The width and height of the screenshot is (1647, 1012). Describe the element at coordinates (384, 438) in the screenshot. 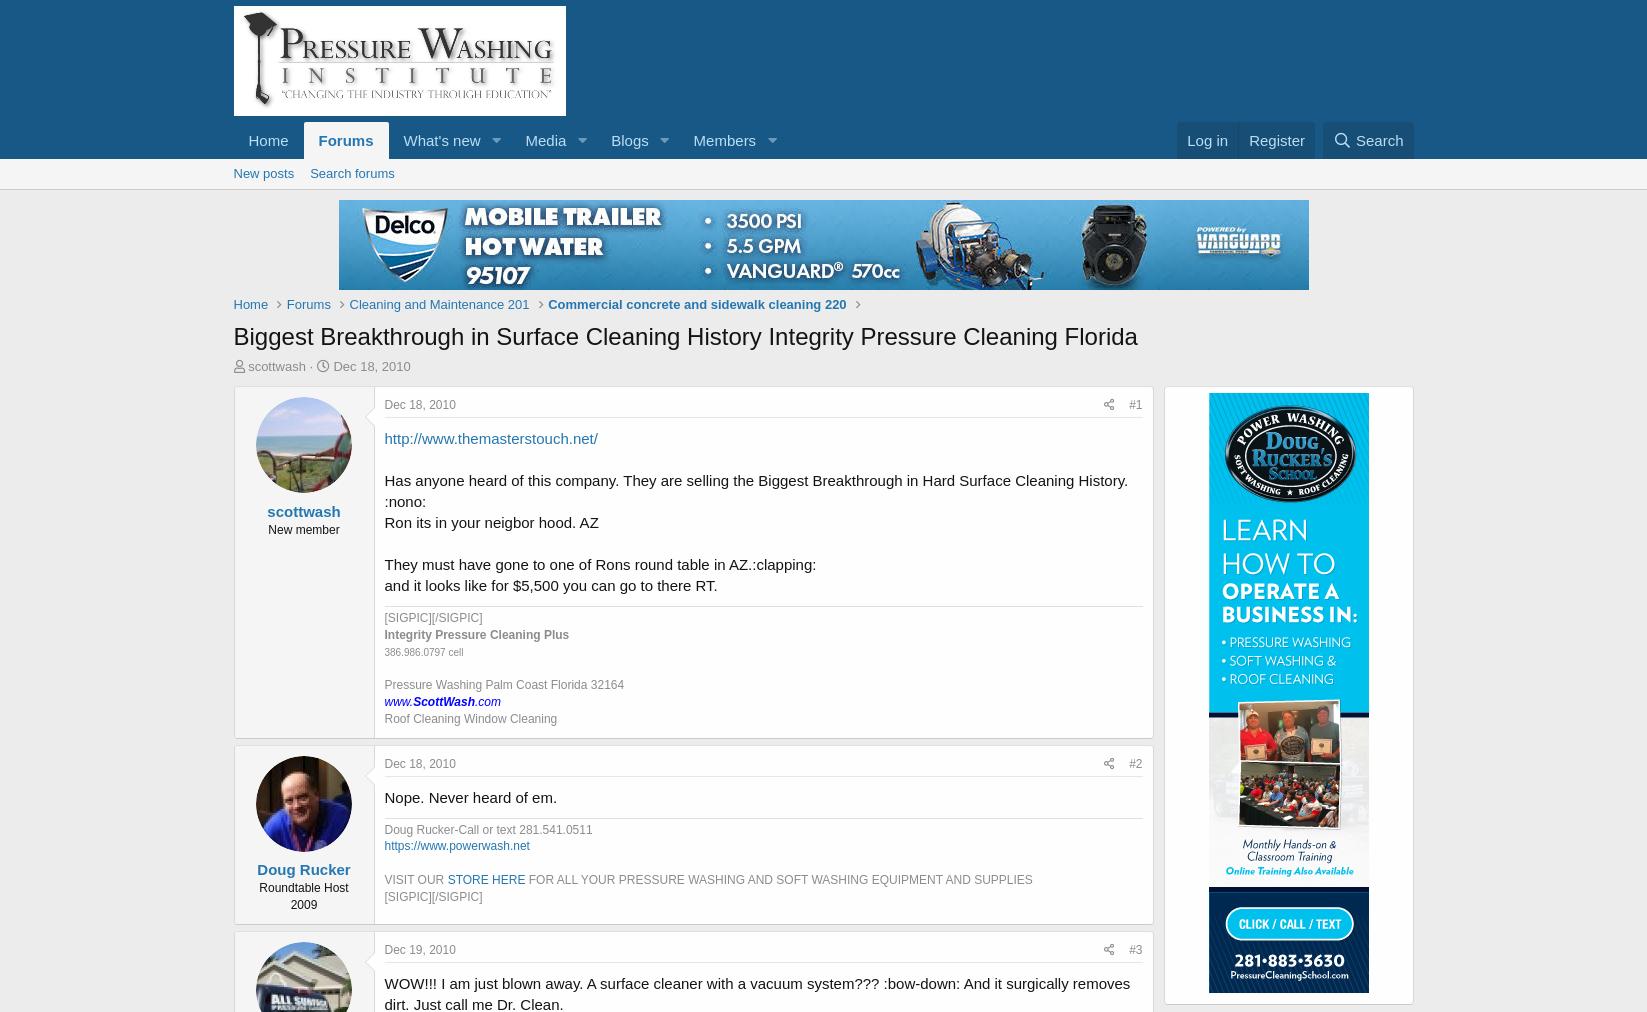

I see `'http://www.themasterstouch.net/'` at that location.